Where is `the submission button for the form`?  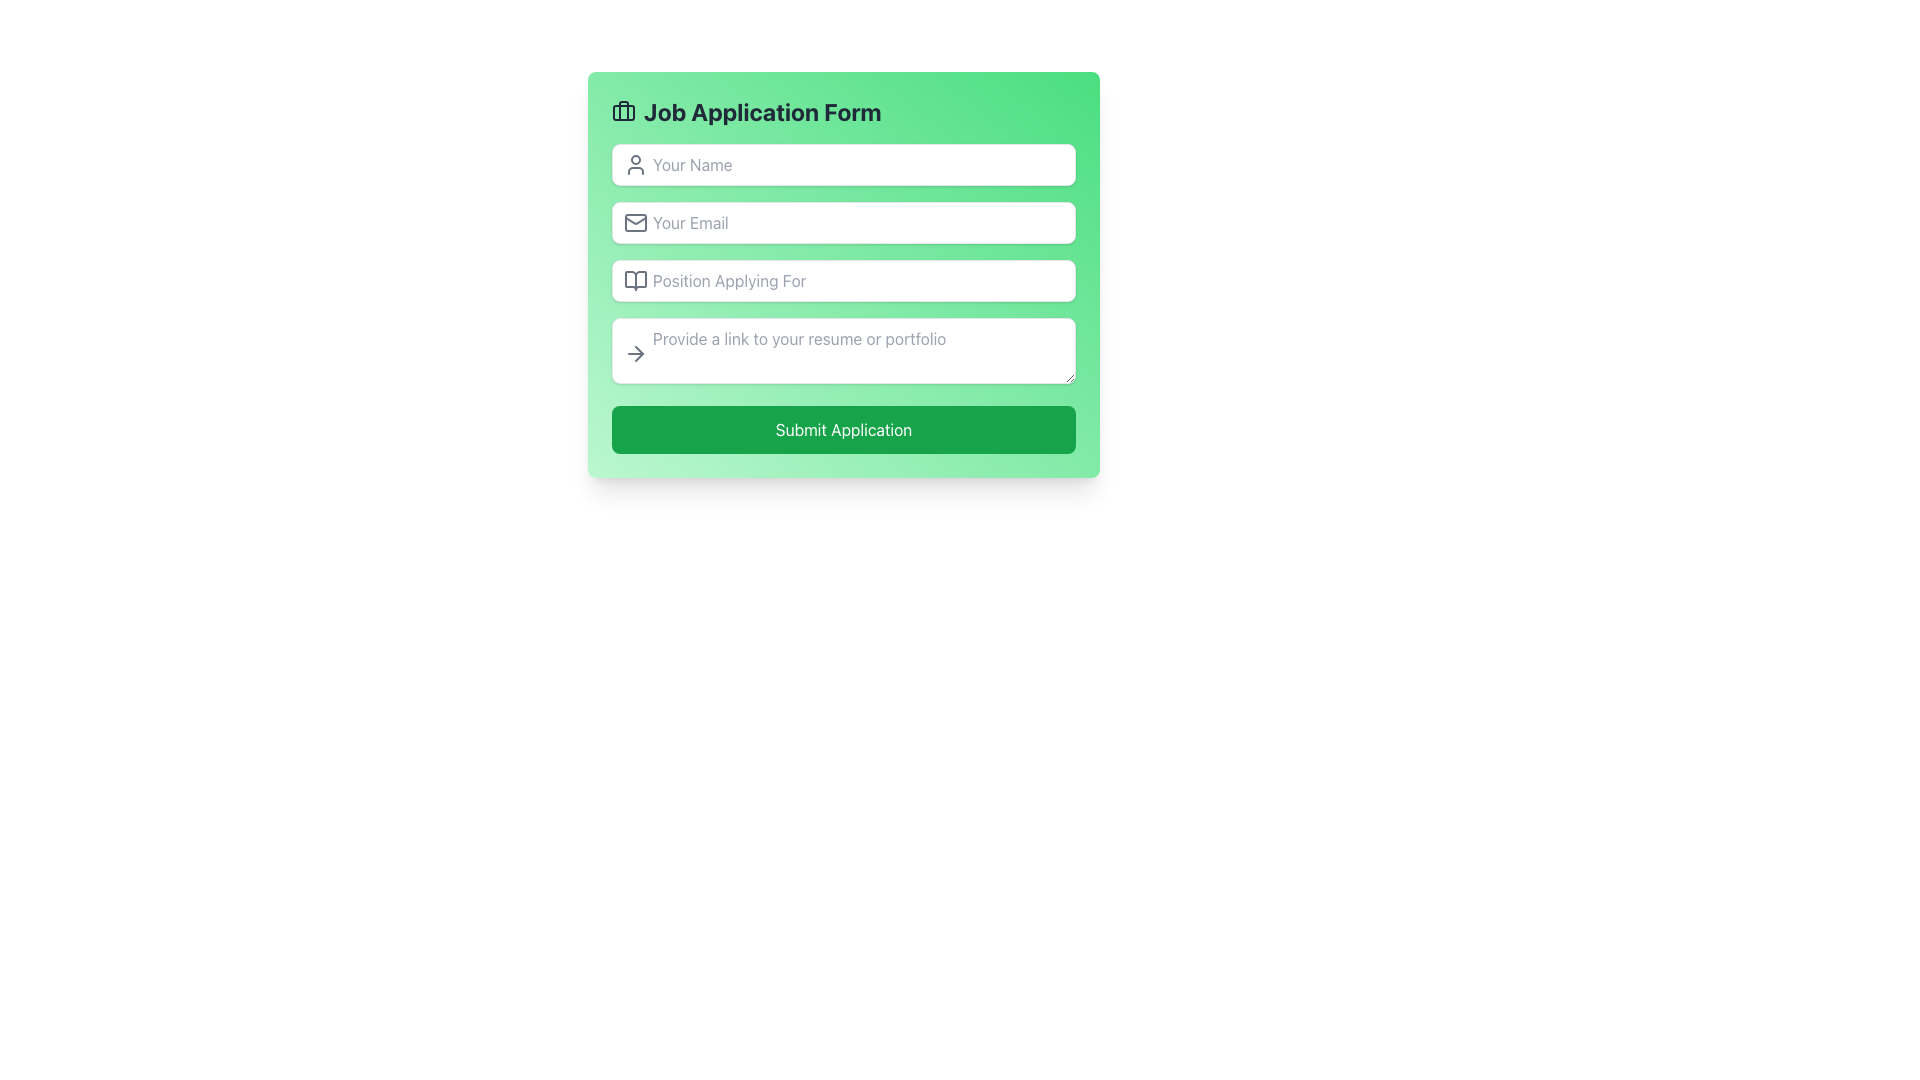 the submission button for the form is located at coordinates (844, 428).